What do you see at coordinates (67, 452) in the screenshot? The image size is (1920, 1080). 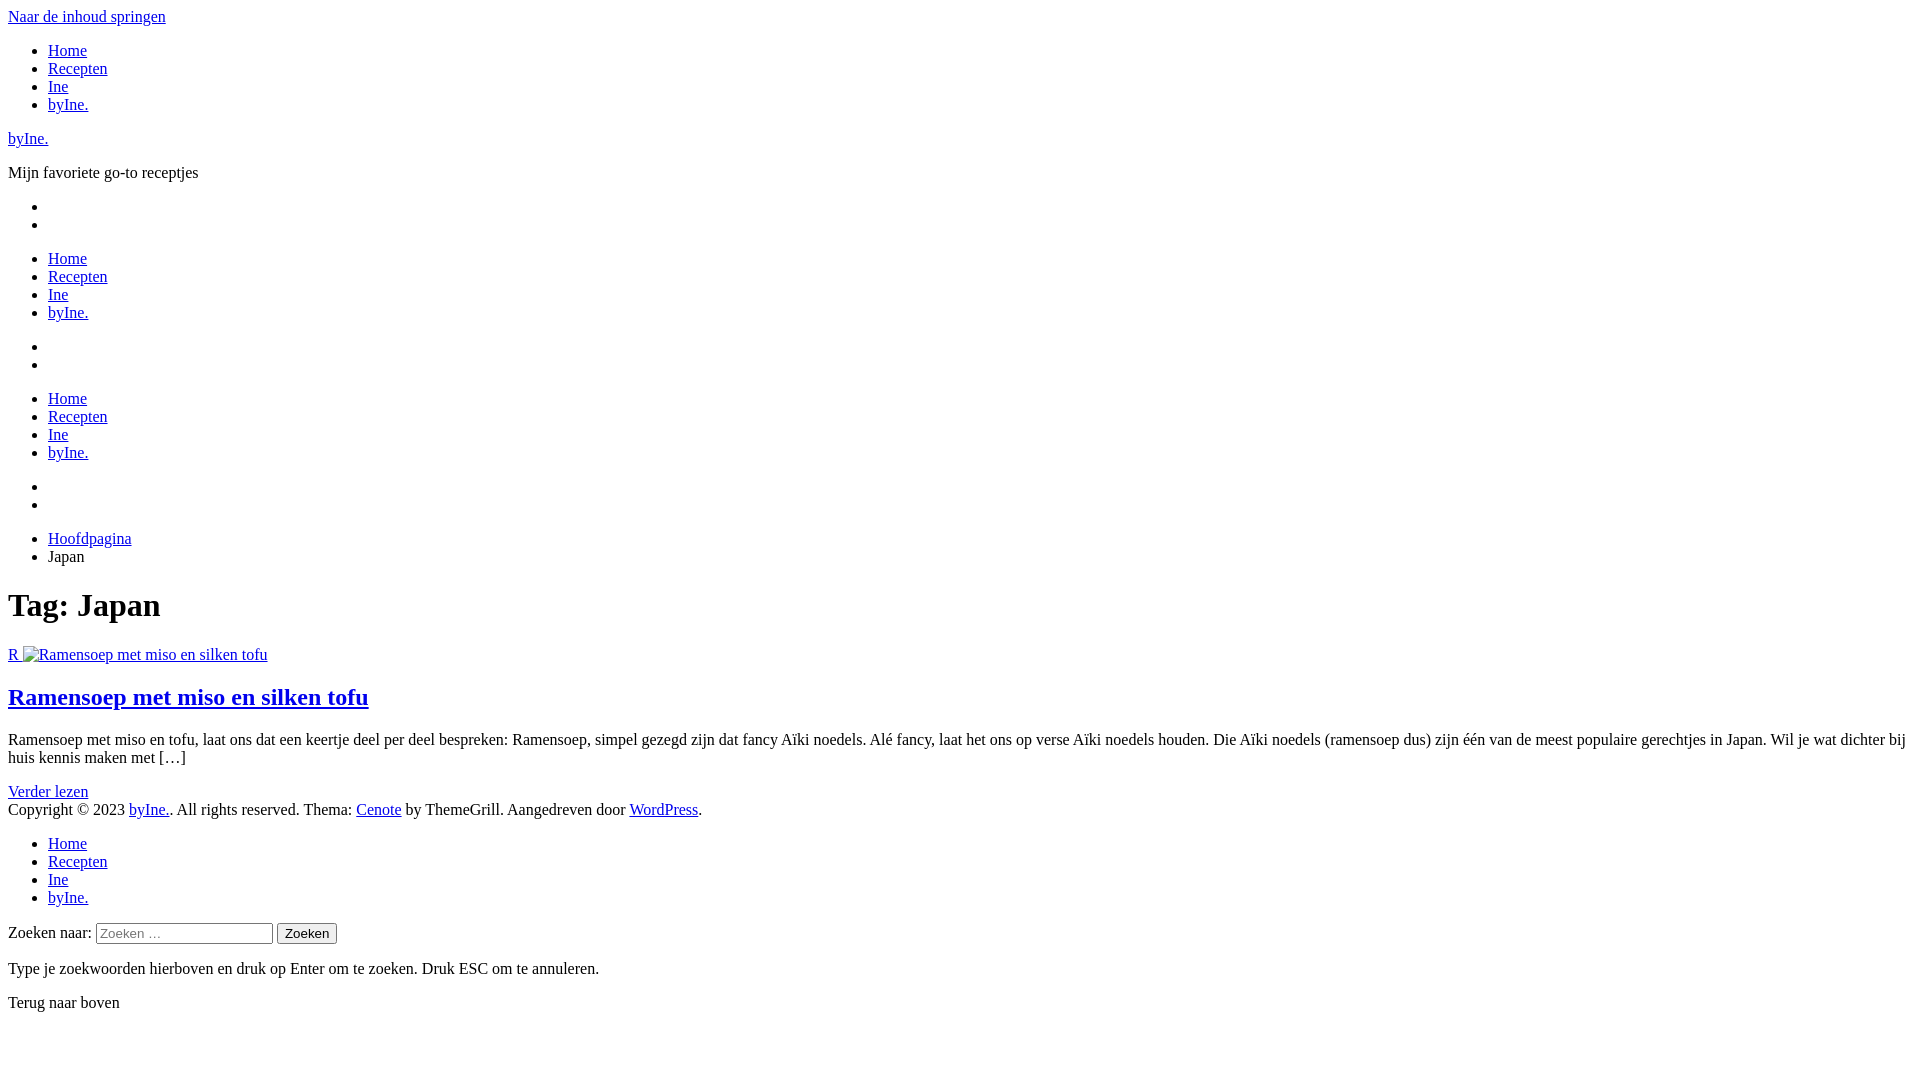 I see `'byIne.'` at bounding box center [67, 452].